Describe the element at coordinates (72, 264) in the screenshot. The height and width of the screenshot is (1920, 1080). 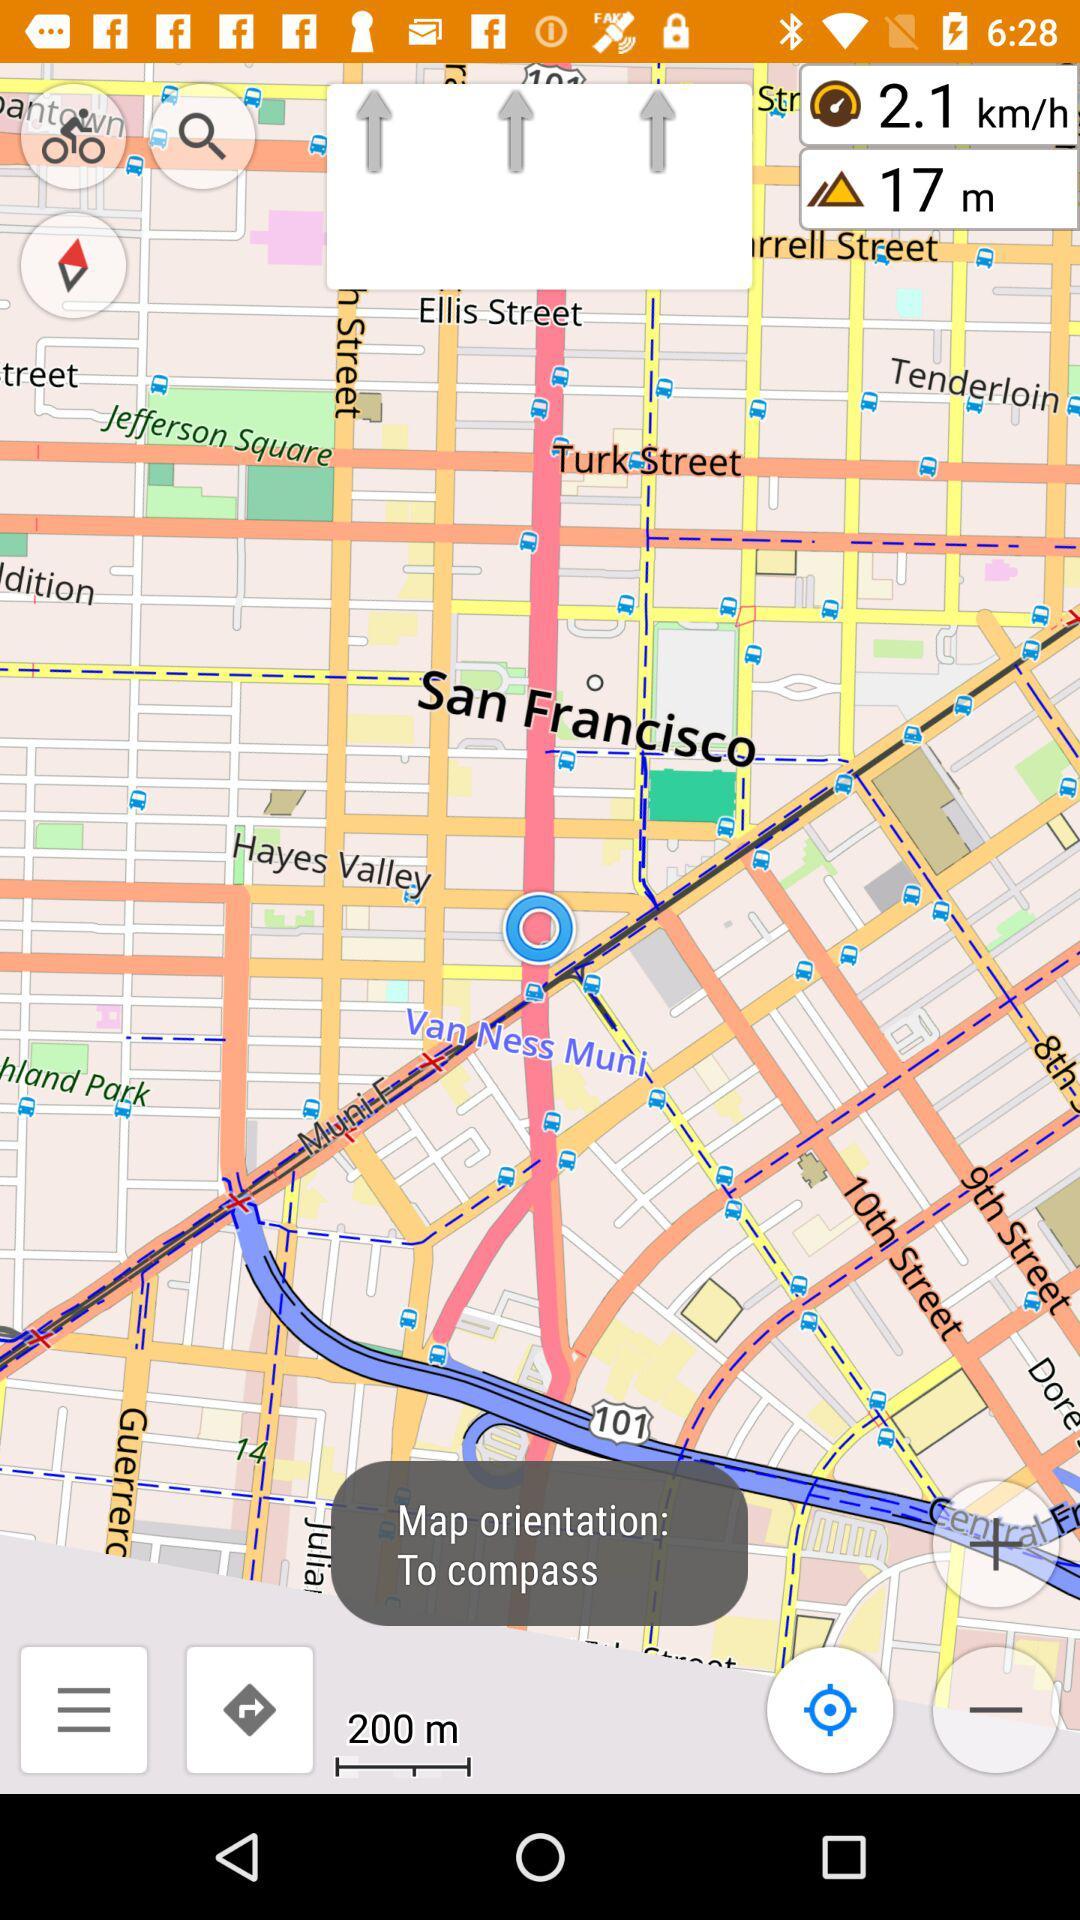
I see `the explore icon` at that location.